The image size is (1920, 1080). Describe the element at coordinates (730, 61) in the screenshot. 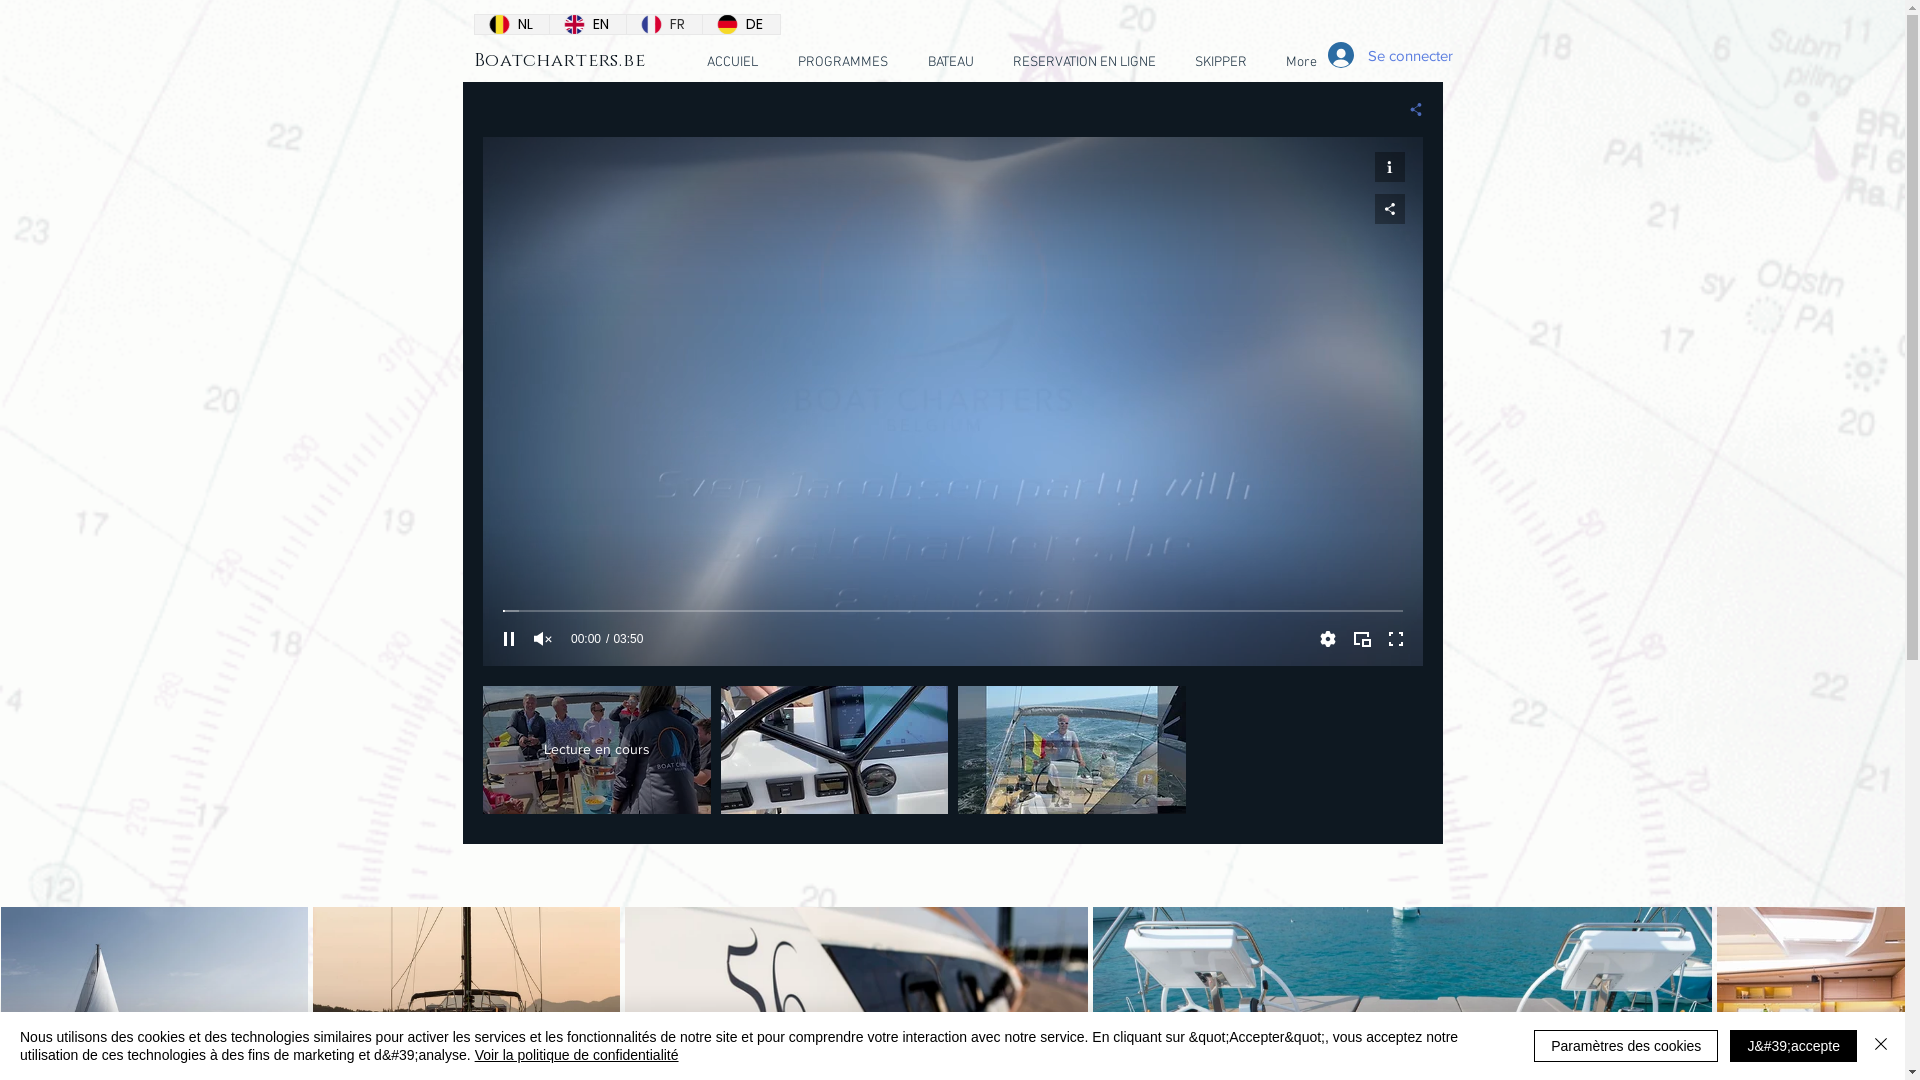

I see `'ACCUIEL'` at that location.